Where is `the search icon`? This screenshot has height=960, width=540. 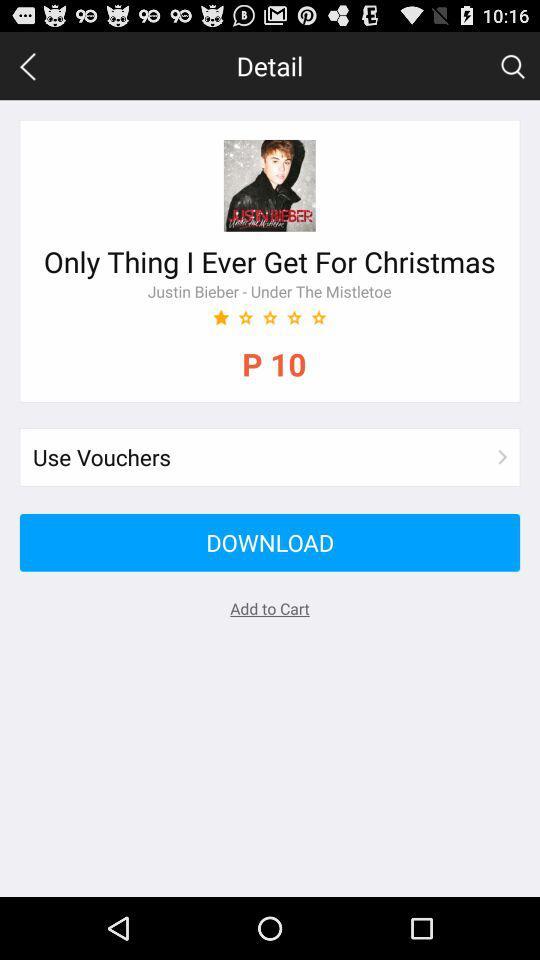 the search icon is located at coordinates (512, 70).